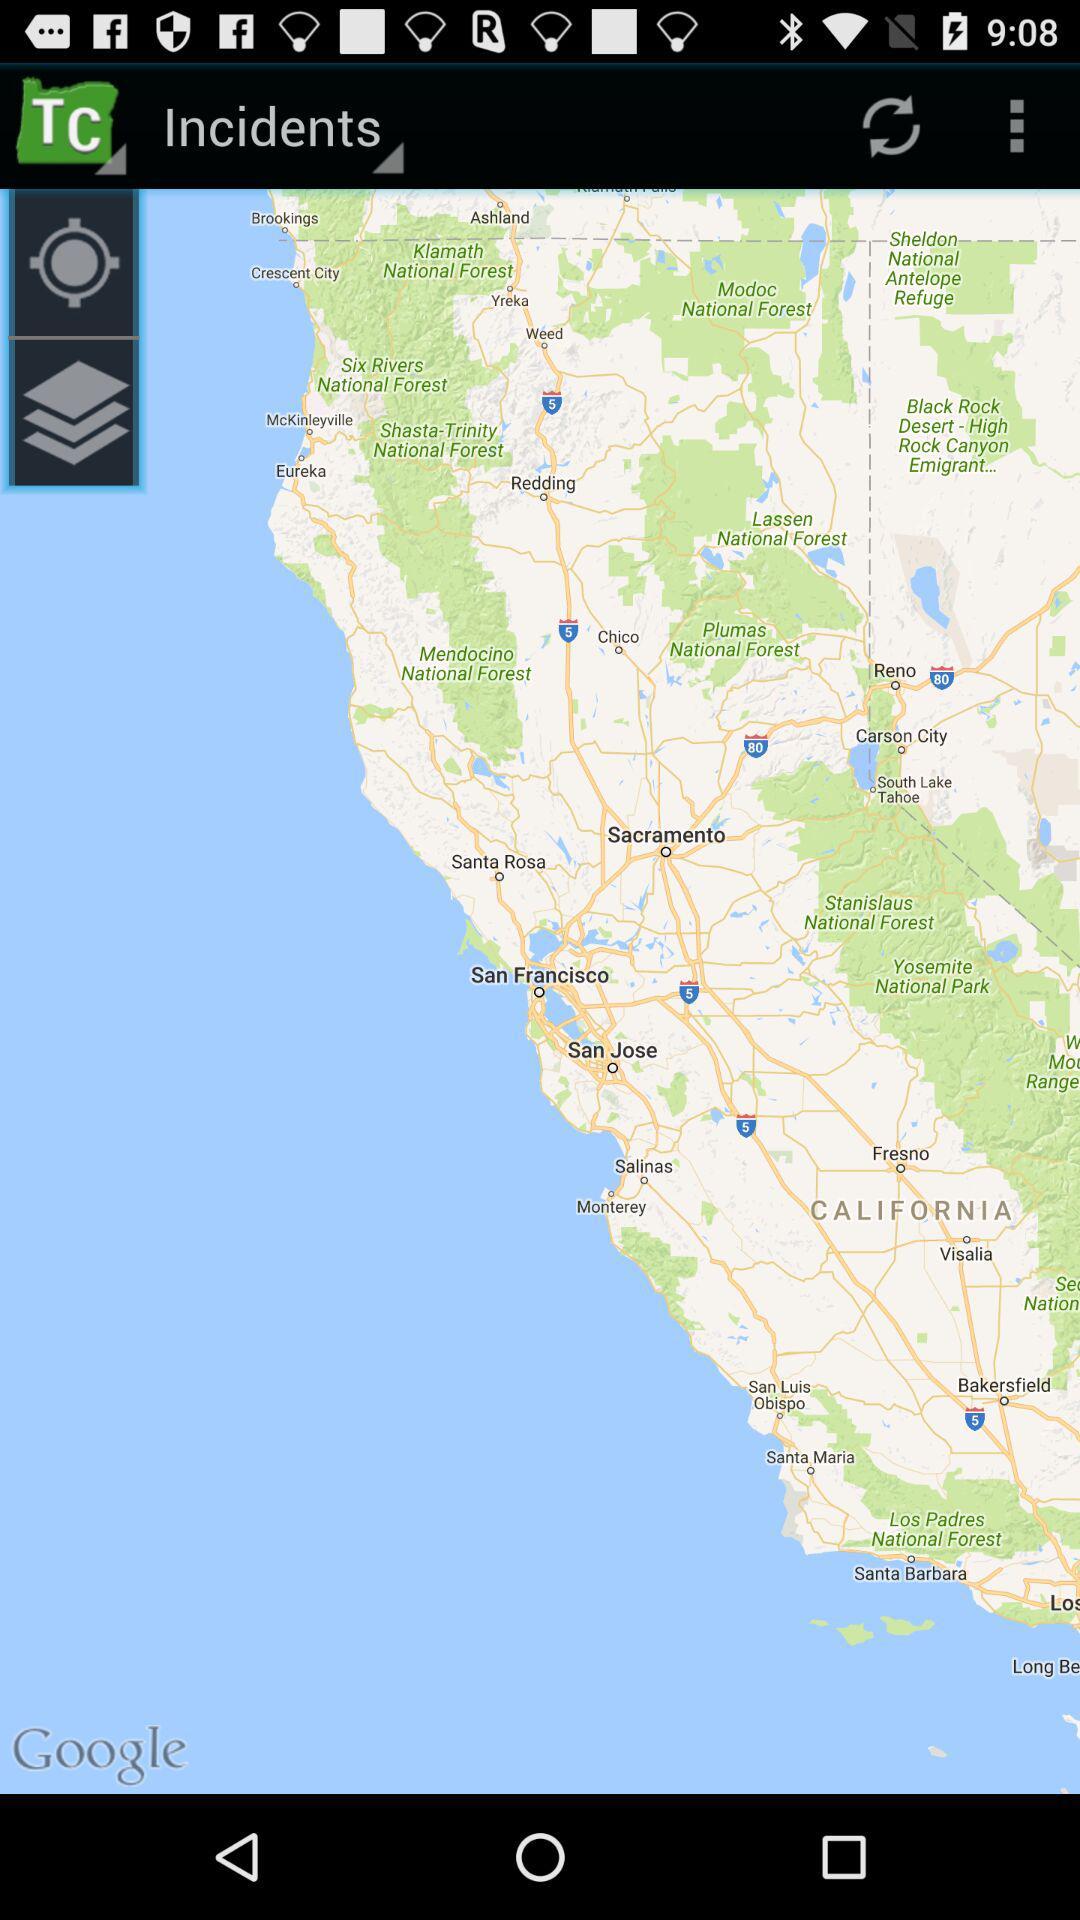  I want to click on the app next to the incidents, so click(72, 124).